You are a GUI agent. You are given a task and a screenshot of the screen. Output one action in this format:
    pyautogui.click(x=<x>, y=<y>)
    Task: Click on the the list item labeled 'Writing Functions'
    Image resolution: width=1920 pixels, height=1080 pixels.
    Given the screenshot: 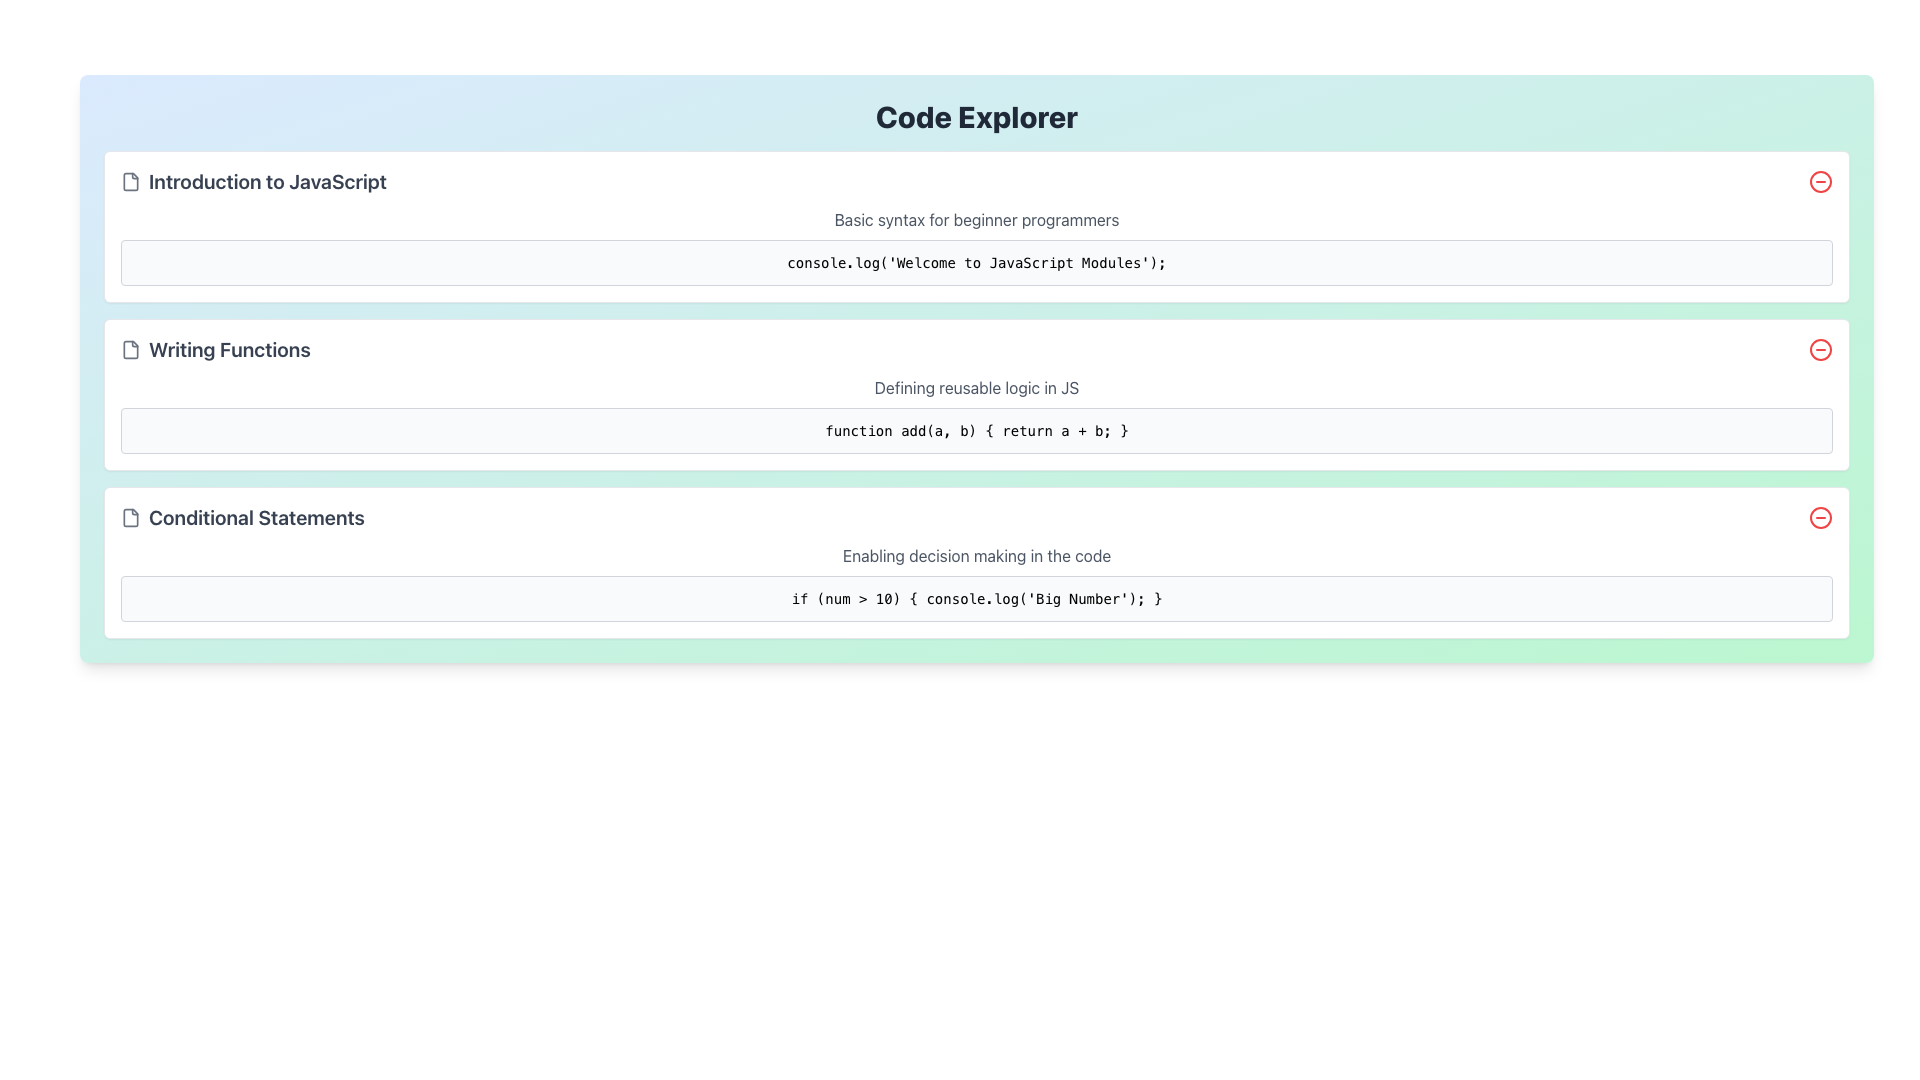 What is the action you would take?
    pyautogui.click(x=215, y=349)
    